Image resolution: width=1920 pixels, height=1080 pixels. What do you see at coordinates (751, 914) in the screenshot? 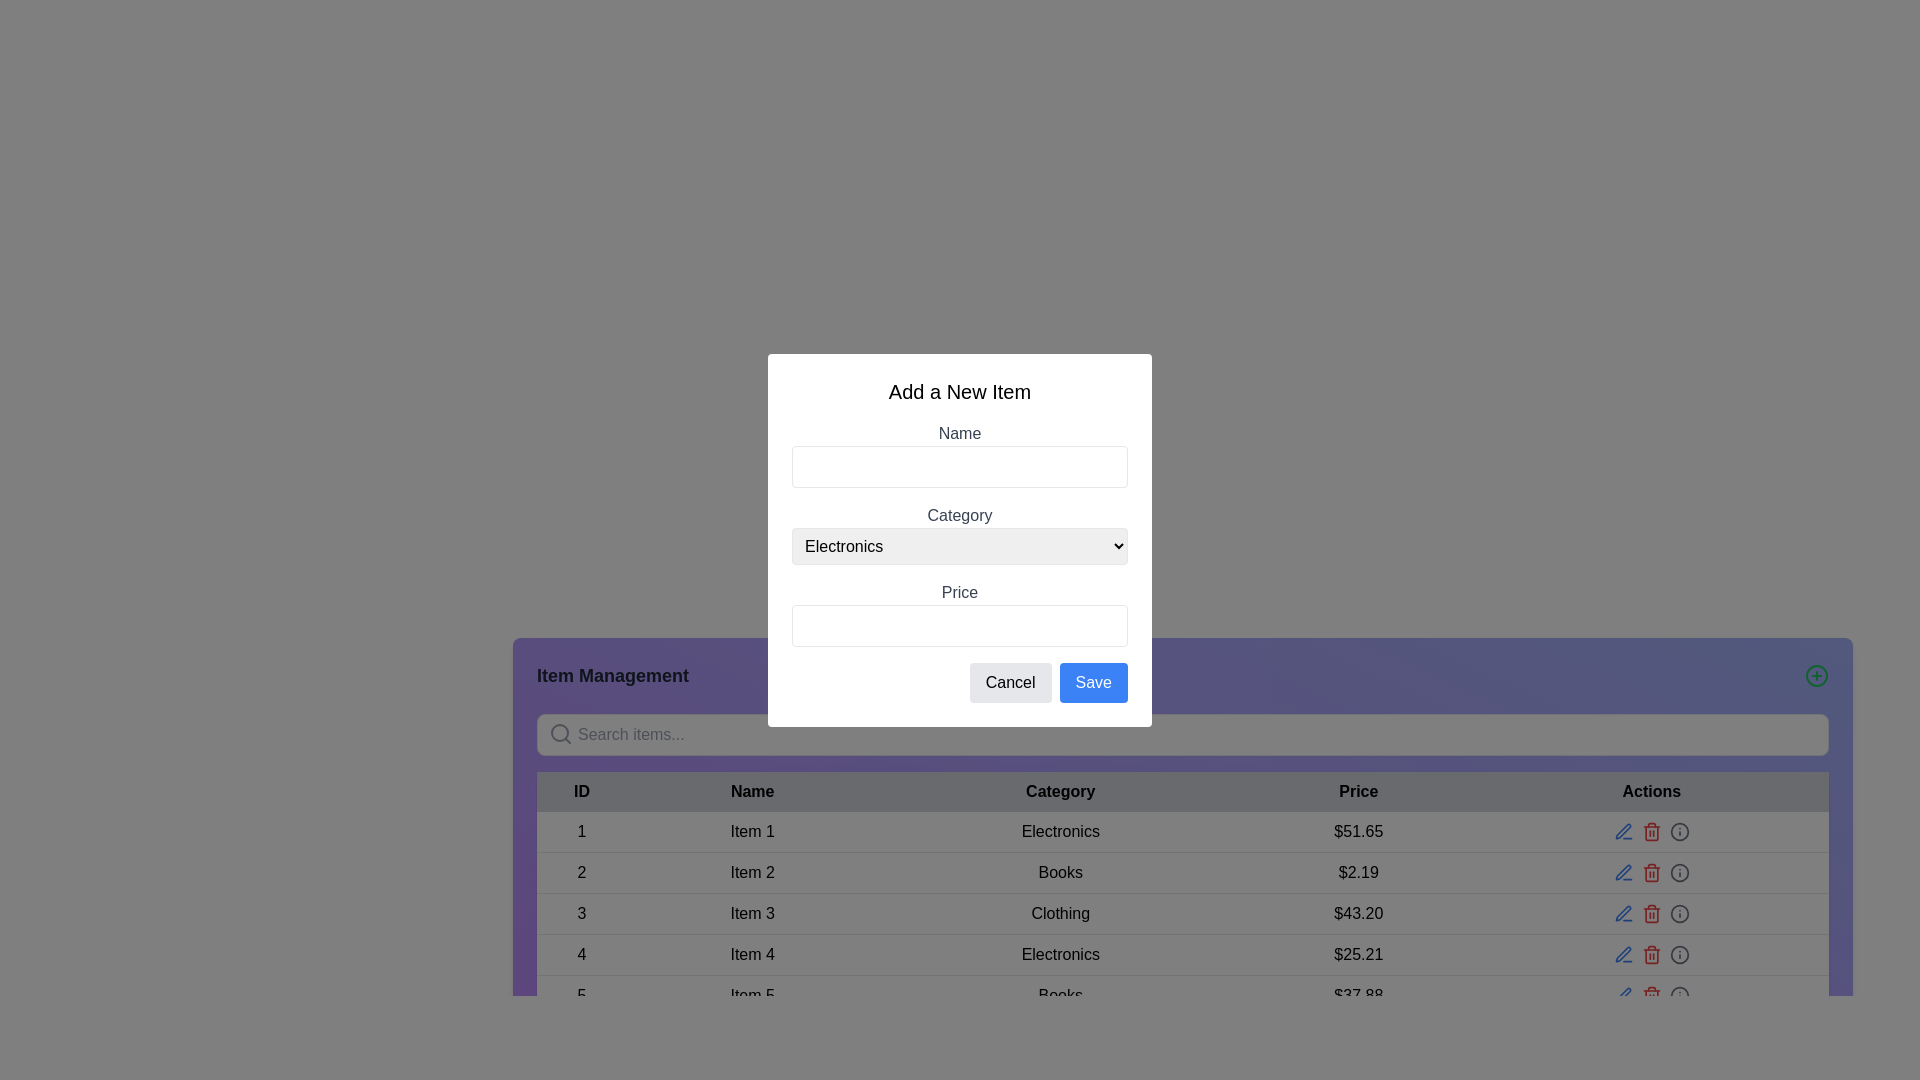
I see `the text label 'Item 3' located in the third row under the 'Name' column of the Item Management interface` at bounding box center [751, 914].